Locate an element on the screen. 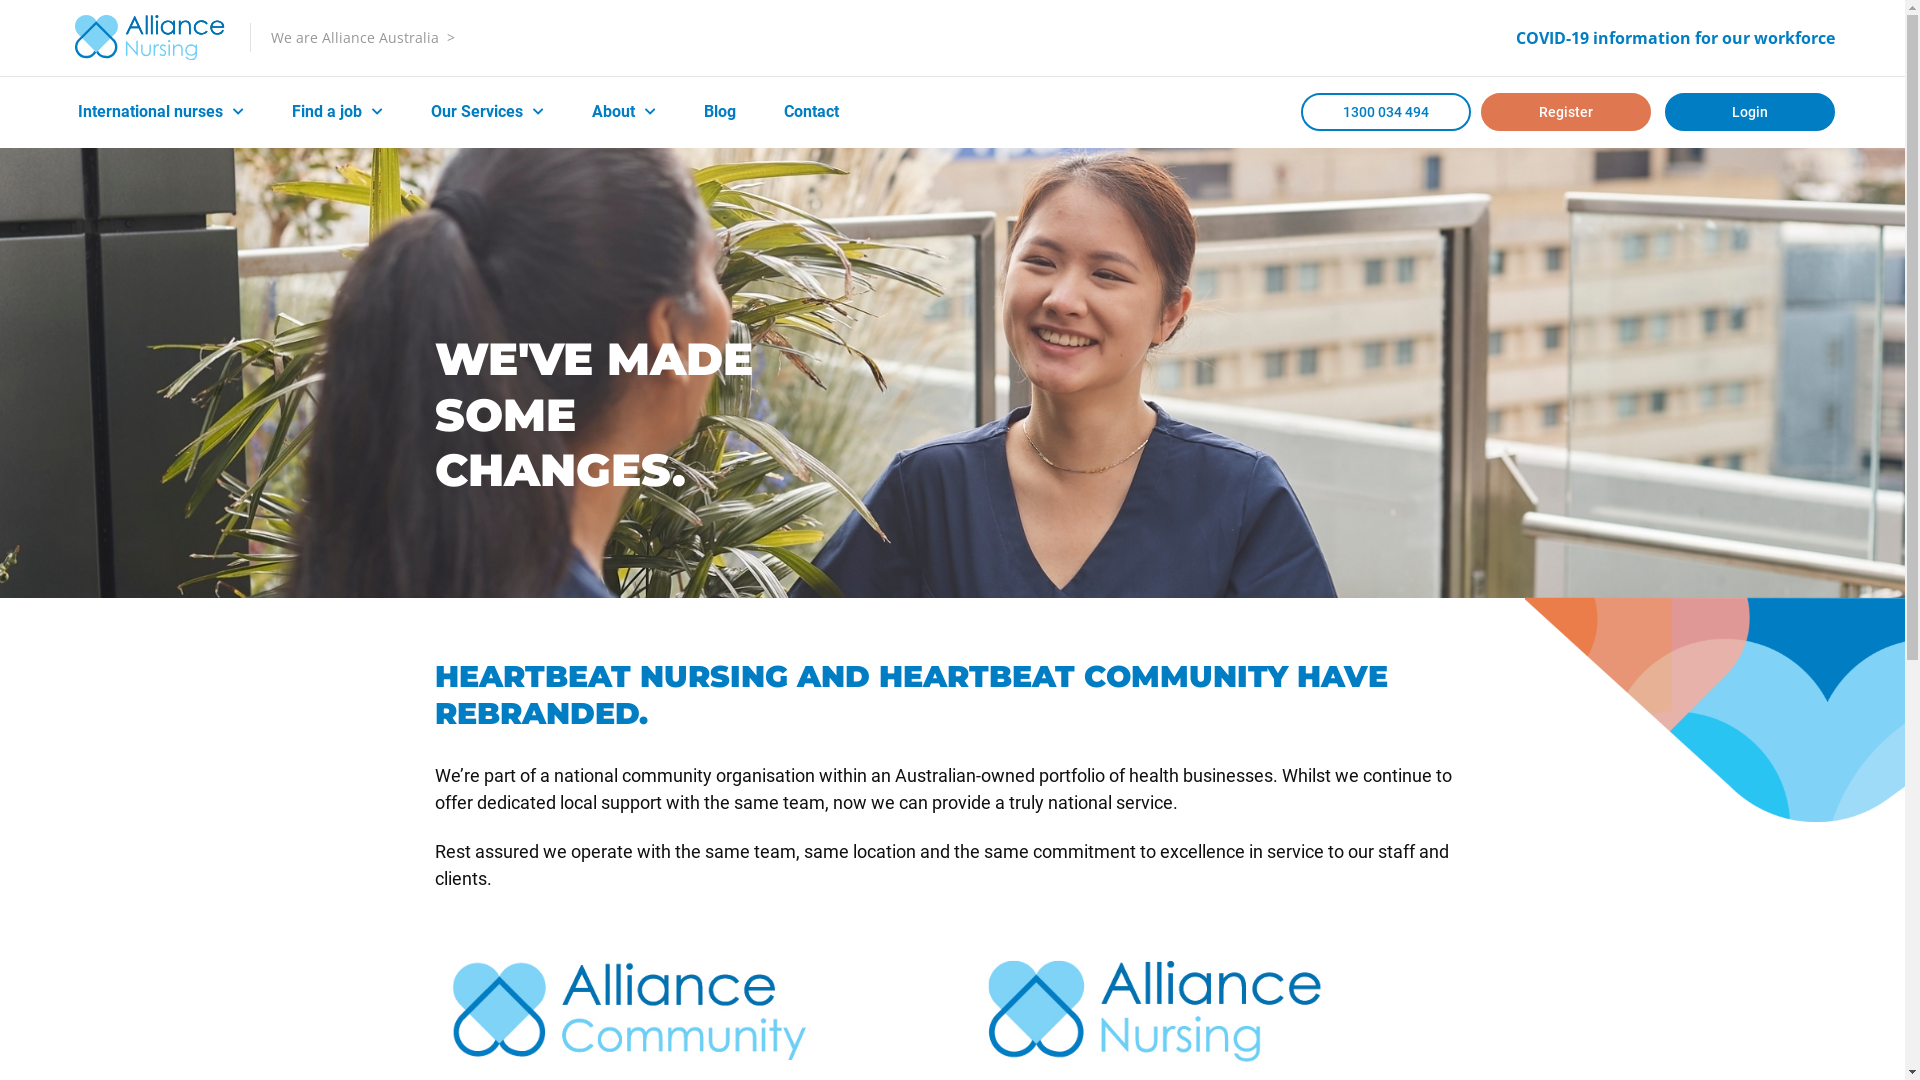 The image size is (1920, 1080). 'Our Services' is located at coordinates (487, 111).